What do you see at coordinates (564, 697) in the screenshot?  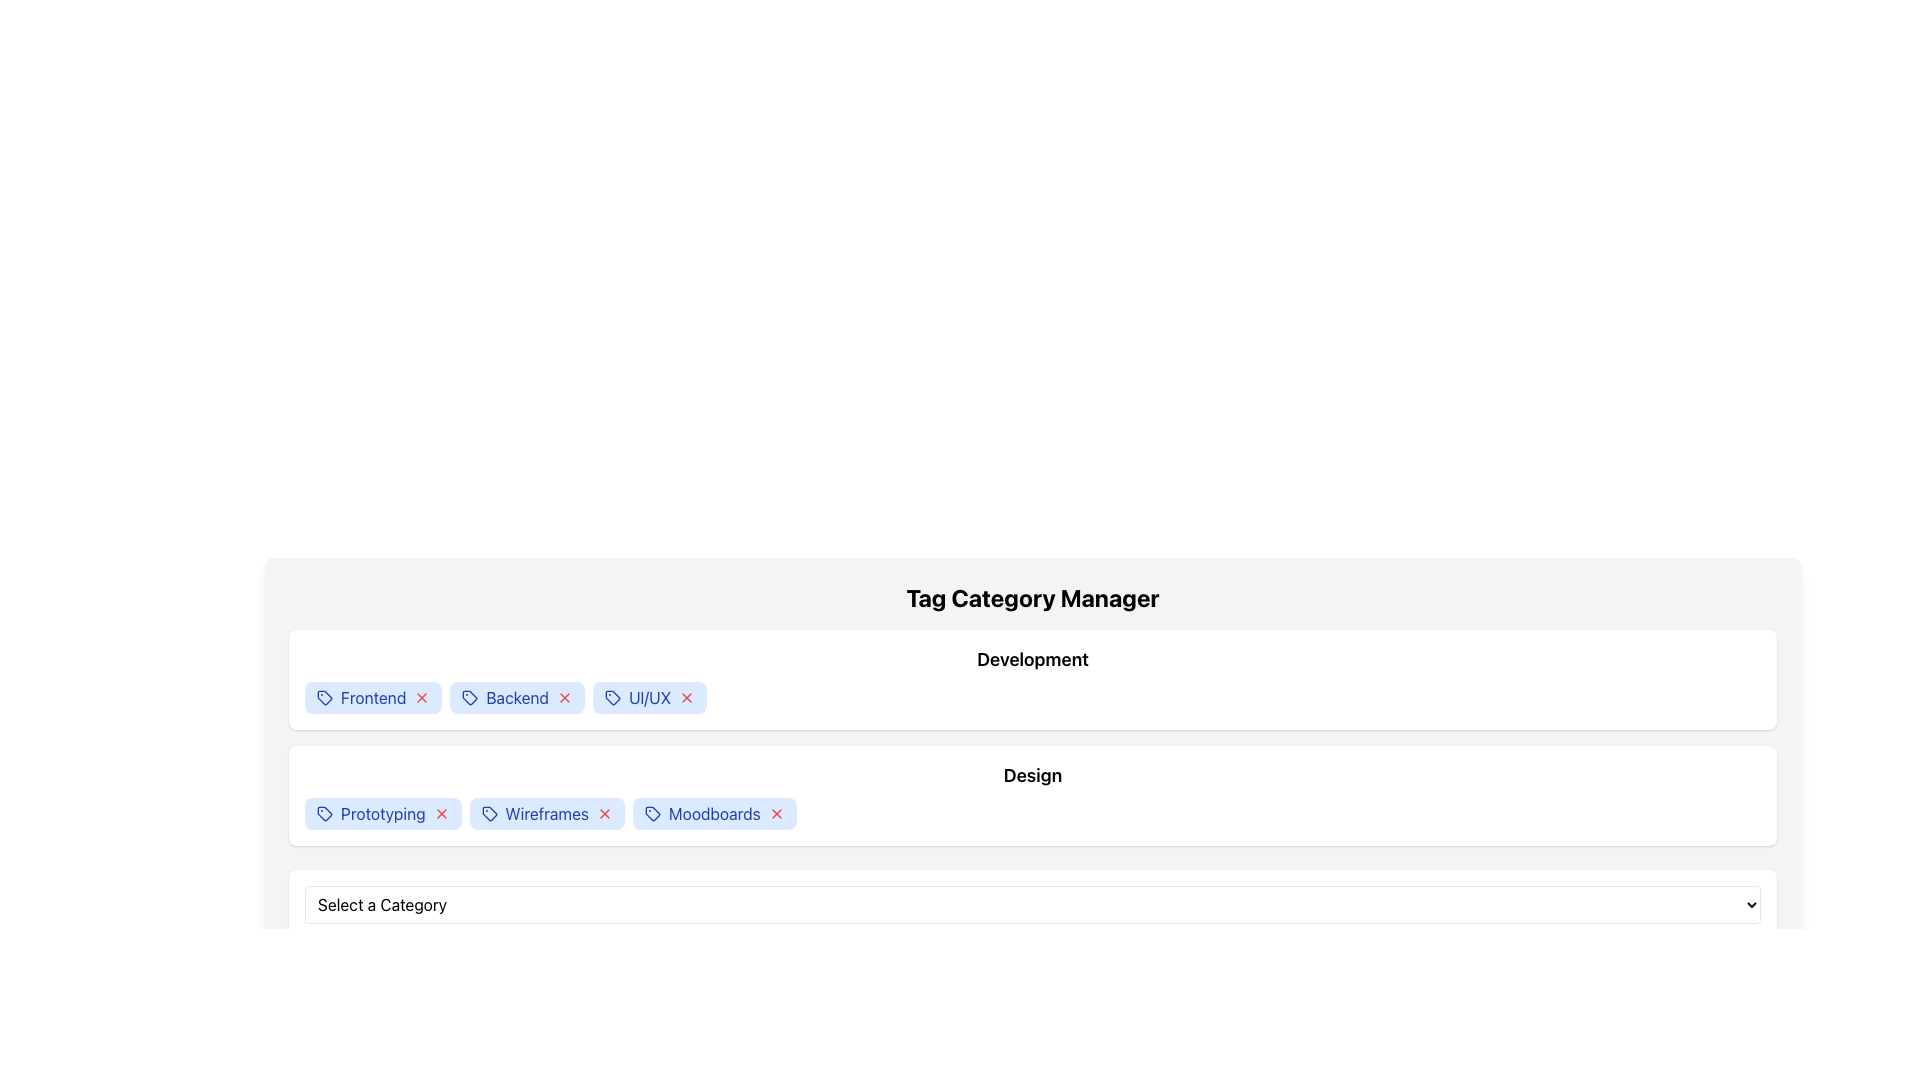 I see `the removal icon located to the right of the 'Backend' tag in the 'Development' section` at bounding box center [564, 697].